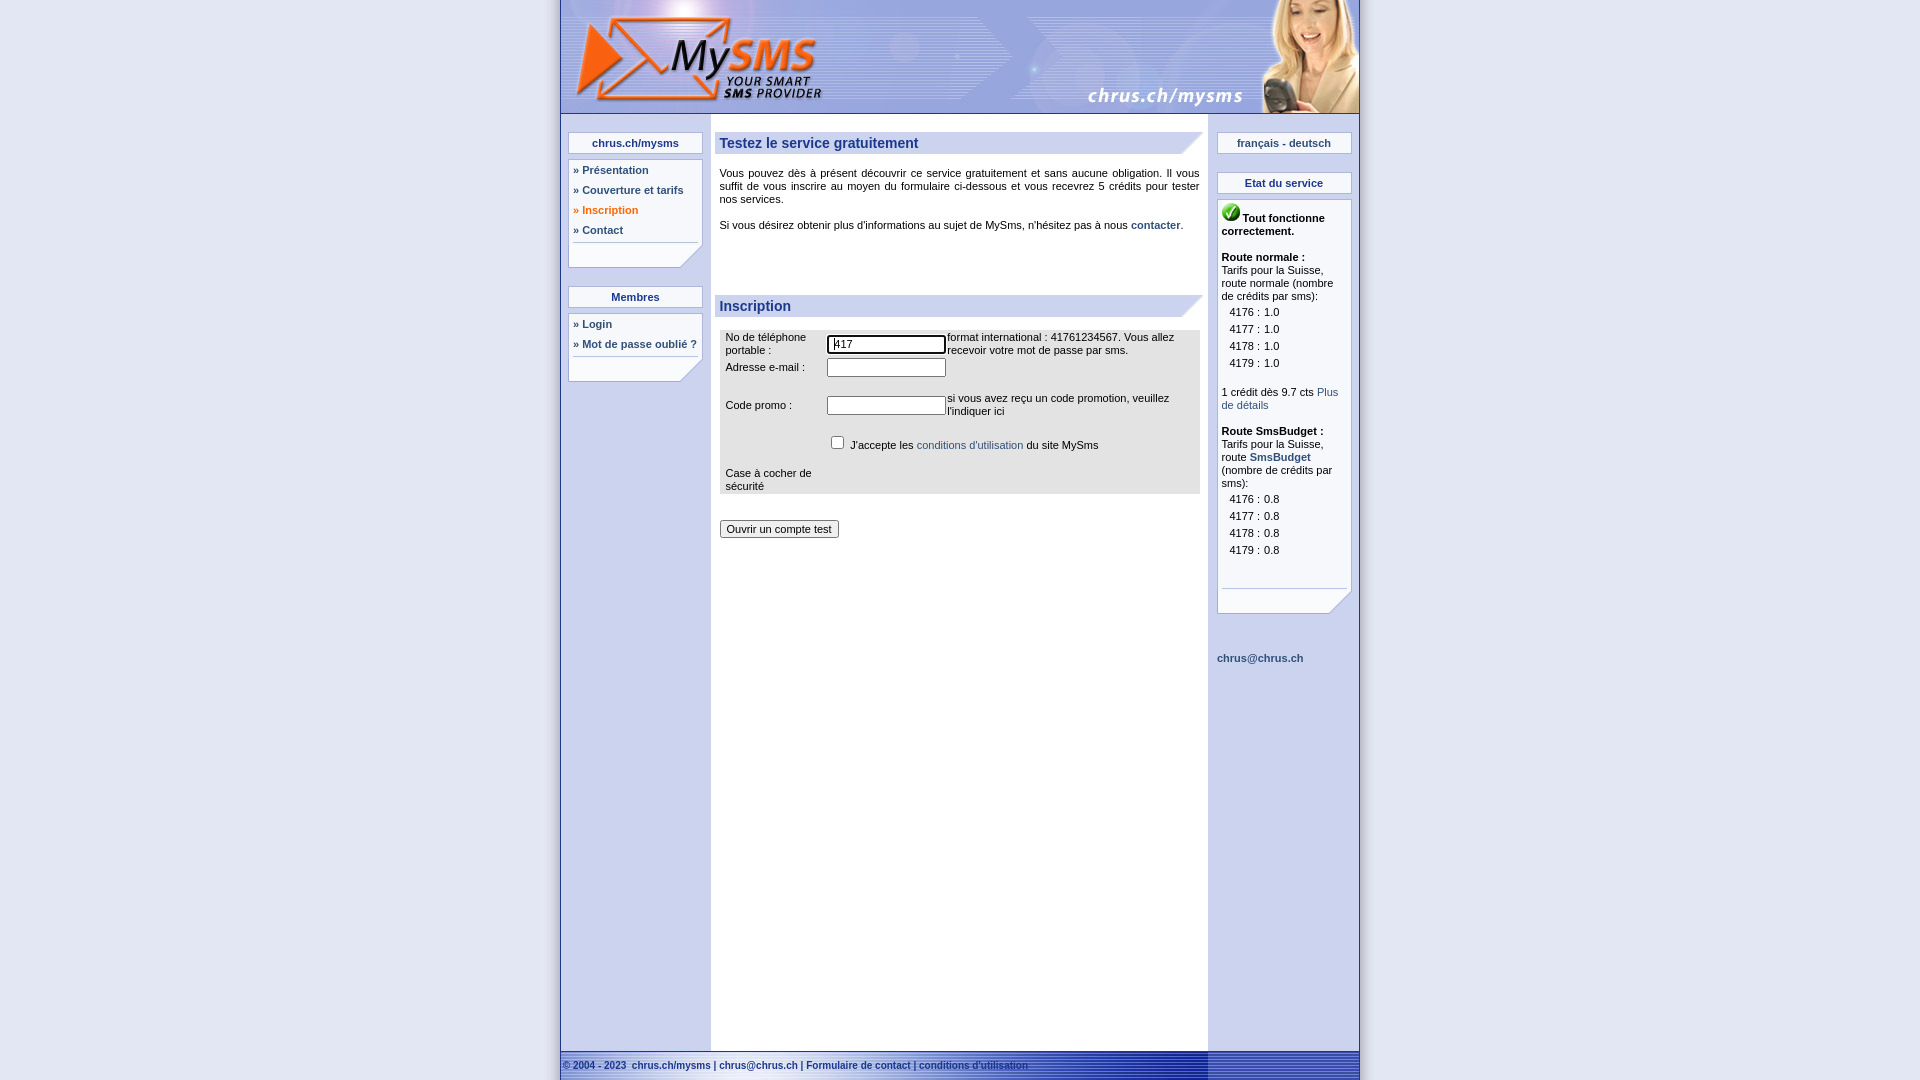 Image resolution: width=1920 pixels, height=1080 pixels. I want to click on 'deutsch', so click(1310, 141).